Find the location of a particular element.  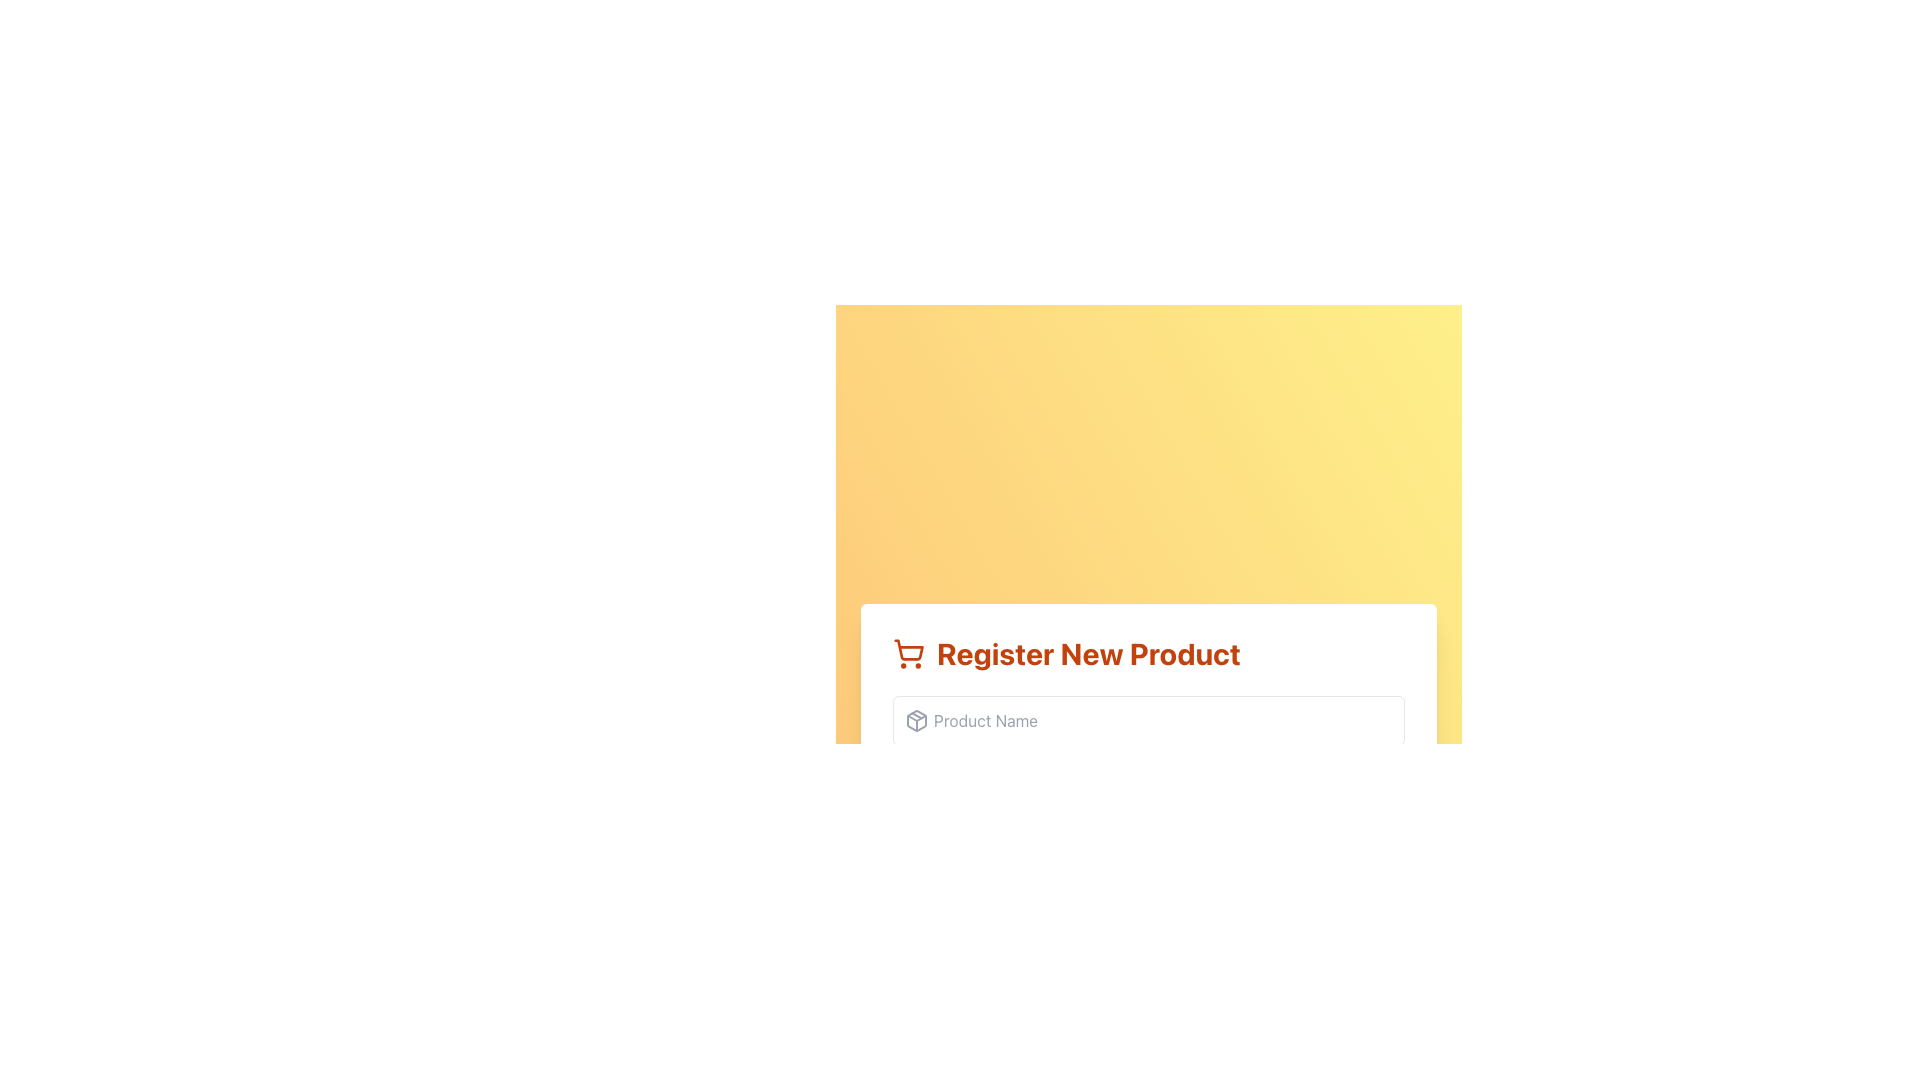

the package icon located in the top-left section of the 'Register New Product' card, which represents product or packaging-related concepts is located at coordinates (915, 720).